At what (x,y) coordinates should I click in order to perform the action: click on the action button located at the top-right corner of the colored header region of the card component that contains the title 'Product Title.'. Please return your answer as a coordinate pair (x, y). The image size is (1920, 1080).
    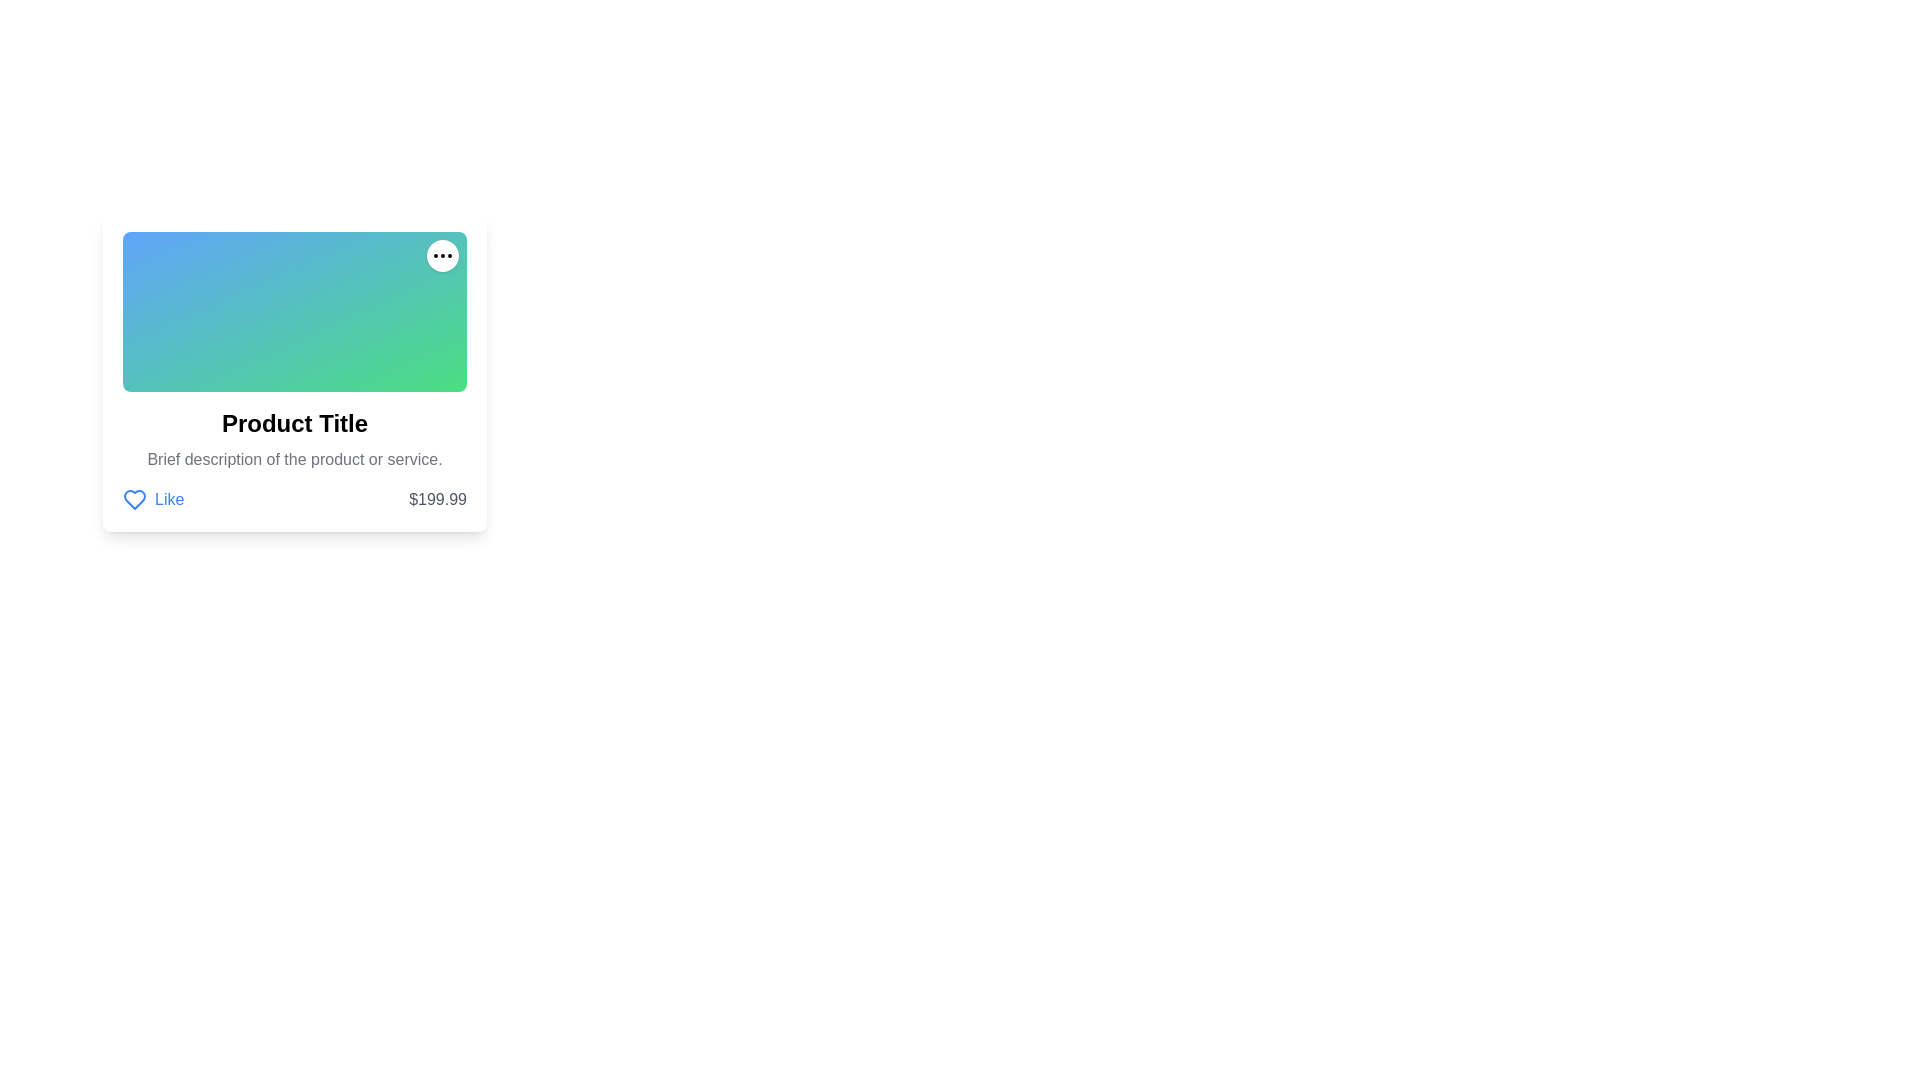
    Looking at the image, I should click on (441, 254).